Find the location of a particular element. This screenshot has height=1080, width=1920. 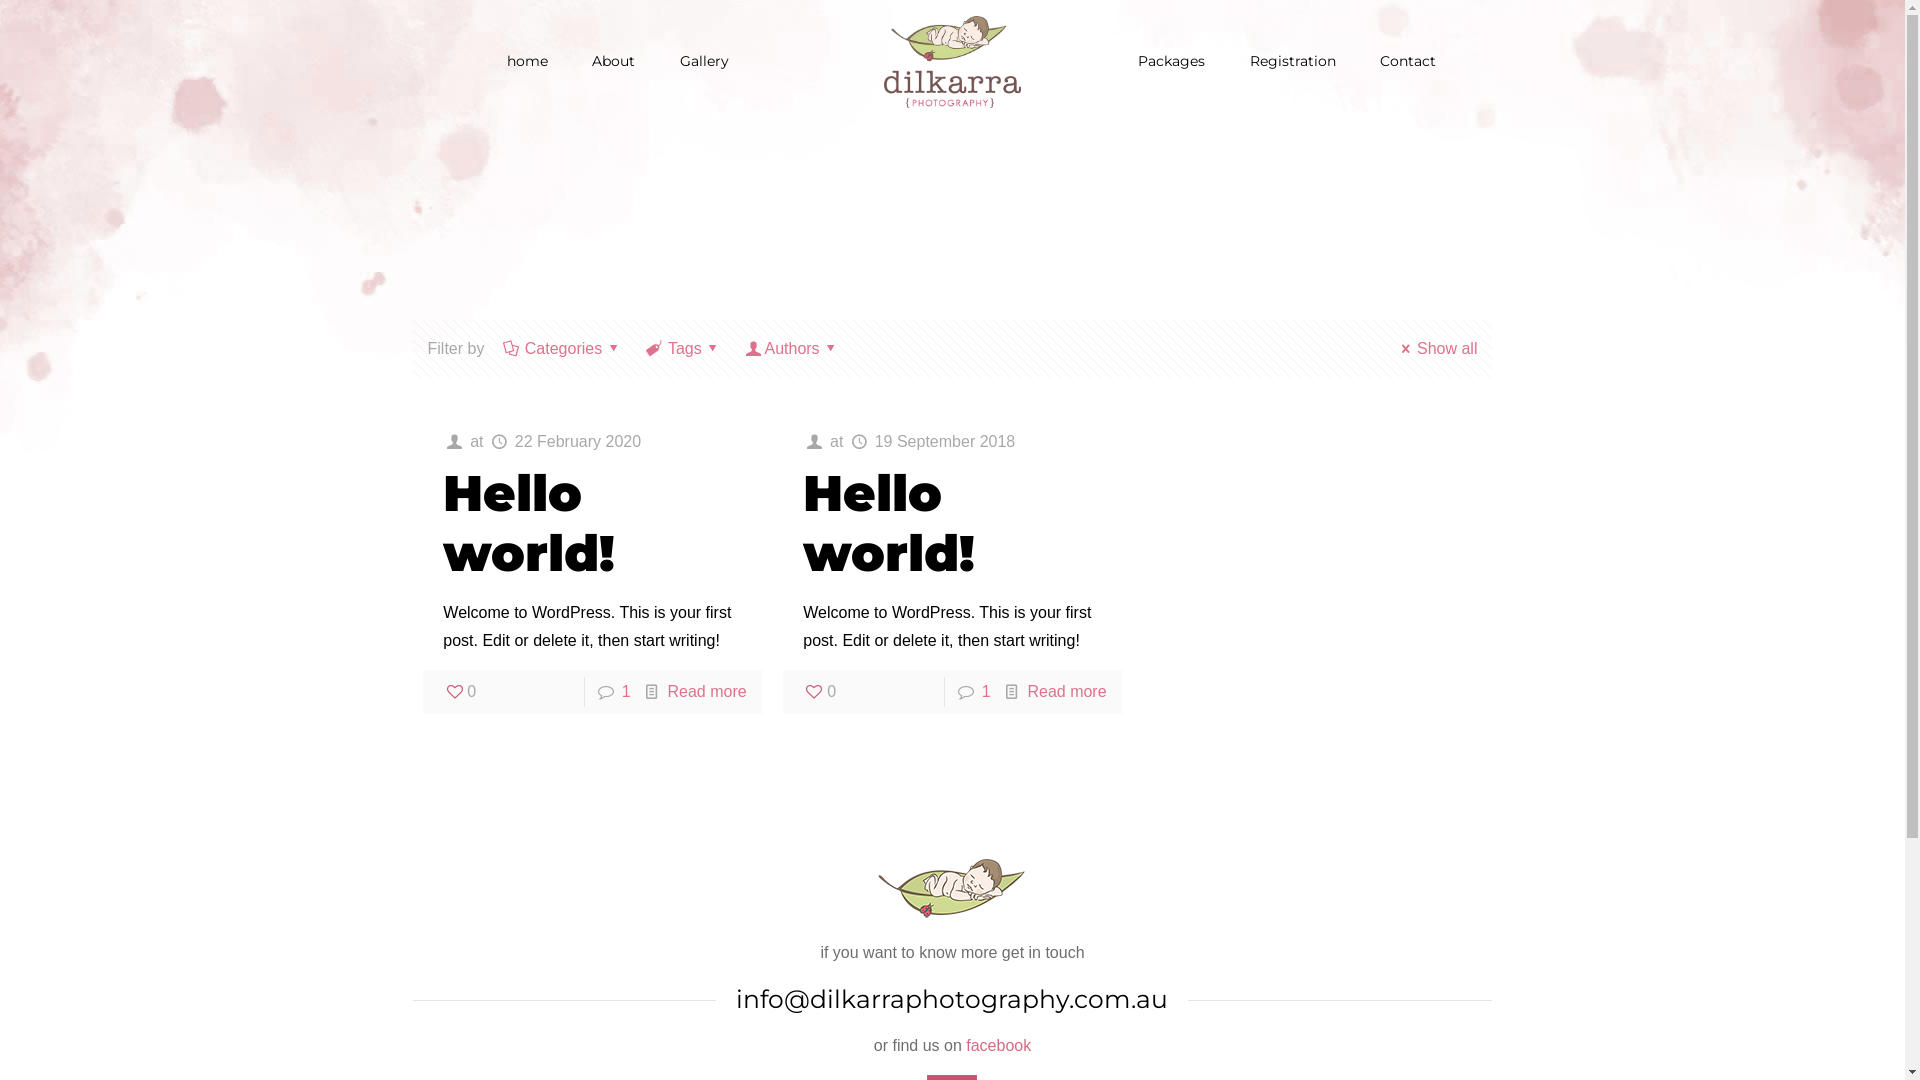

'Packages' is located at coordinates (1171, 60).